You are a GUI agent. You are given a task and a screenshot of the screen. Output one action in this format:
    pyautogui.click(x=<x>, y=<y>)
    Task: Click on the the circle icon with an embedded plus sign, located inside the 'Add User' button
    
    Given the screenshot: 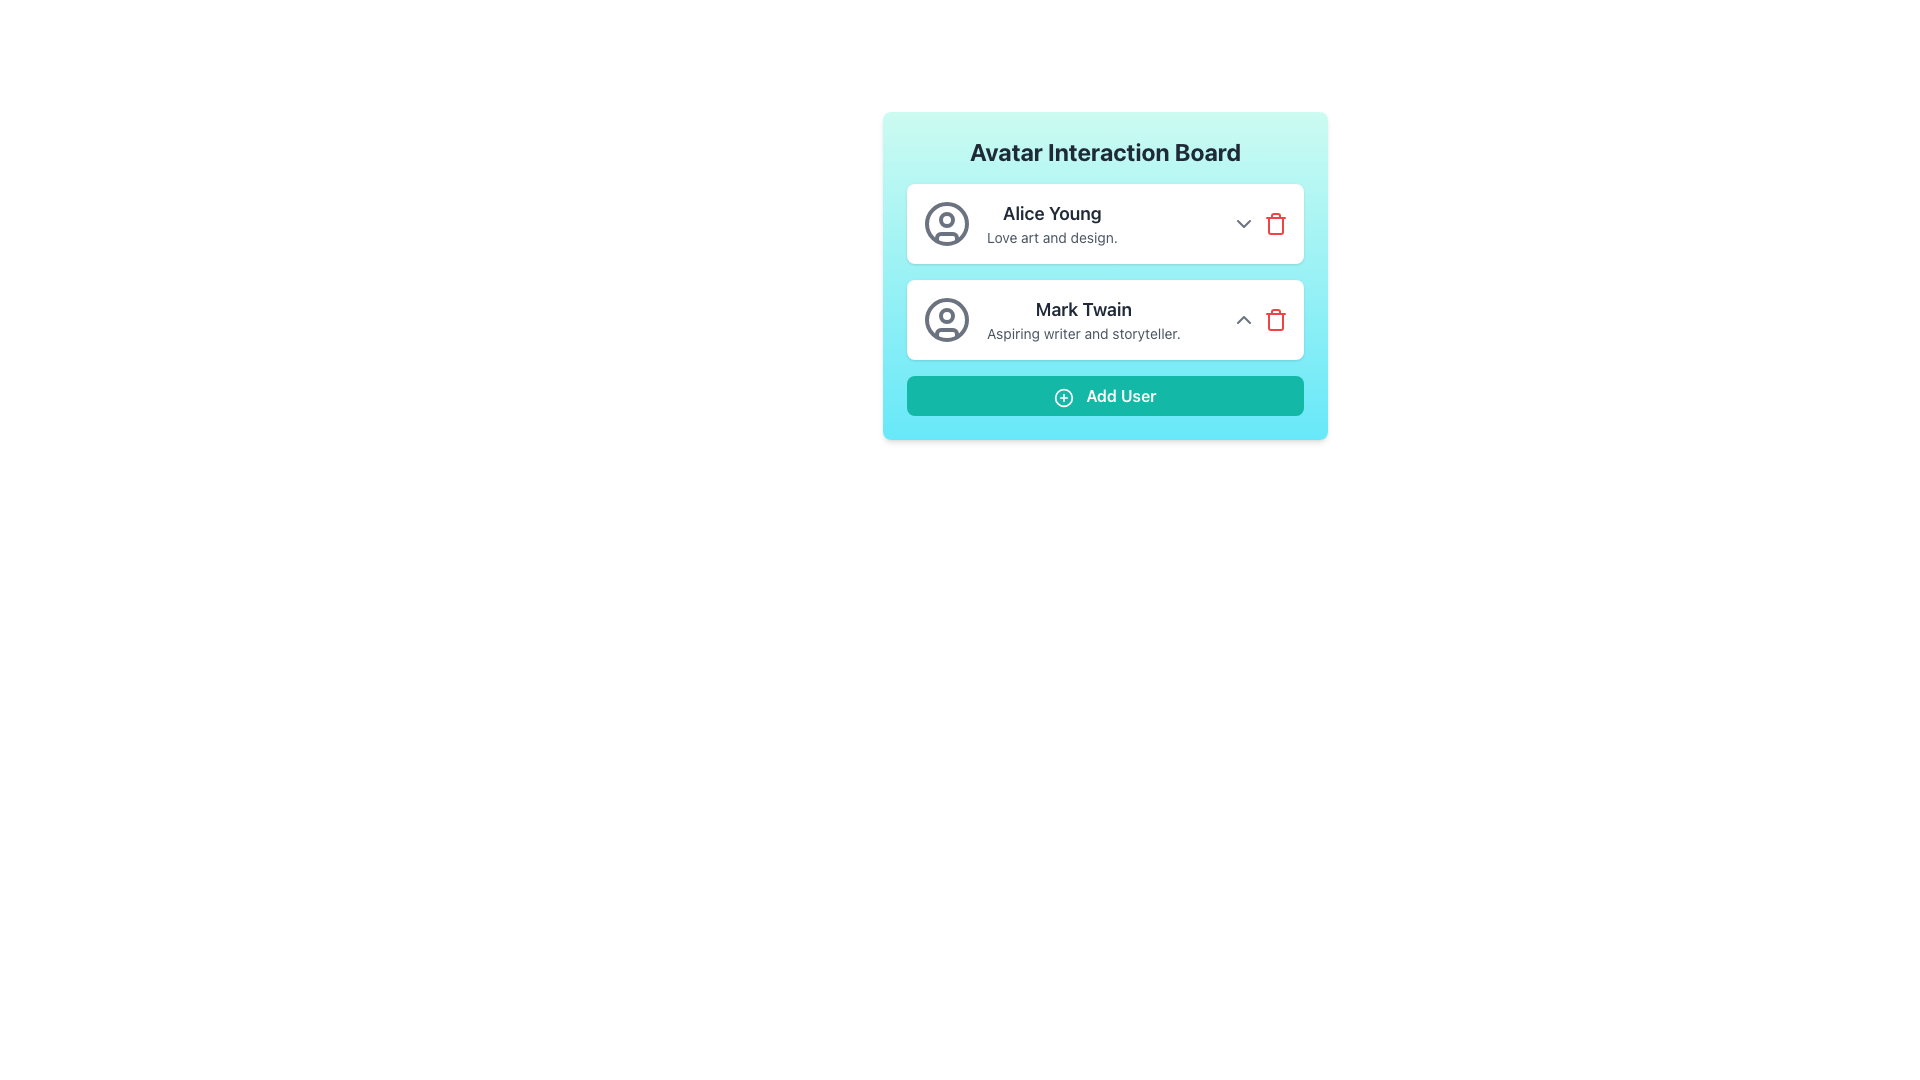 What is the action you would take?
    pyautogui.click(x=1063, y=397)
    